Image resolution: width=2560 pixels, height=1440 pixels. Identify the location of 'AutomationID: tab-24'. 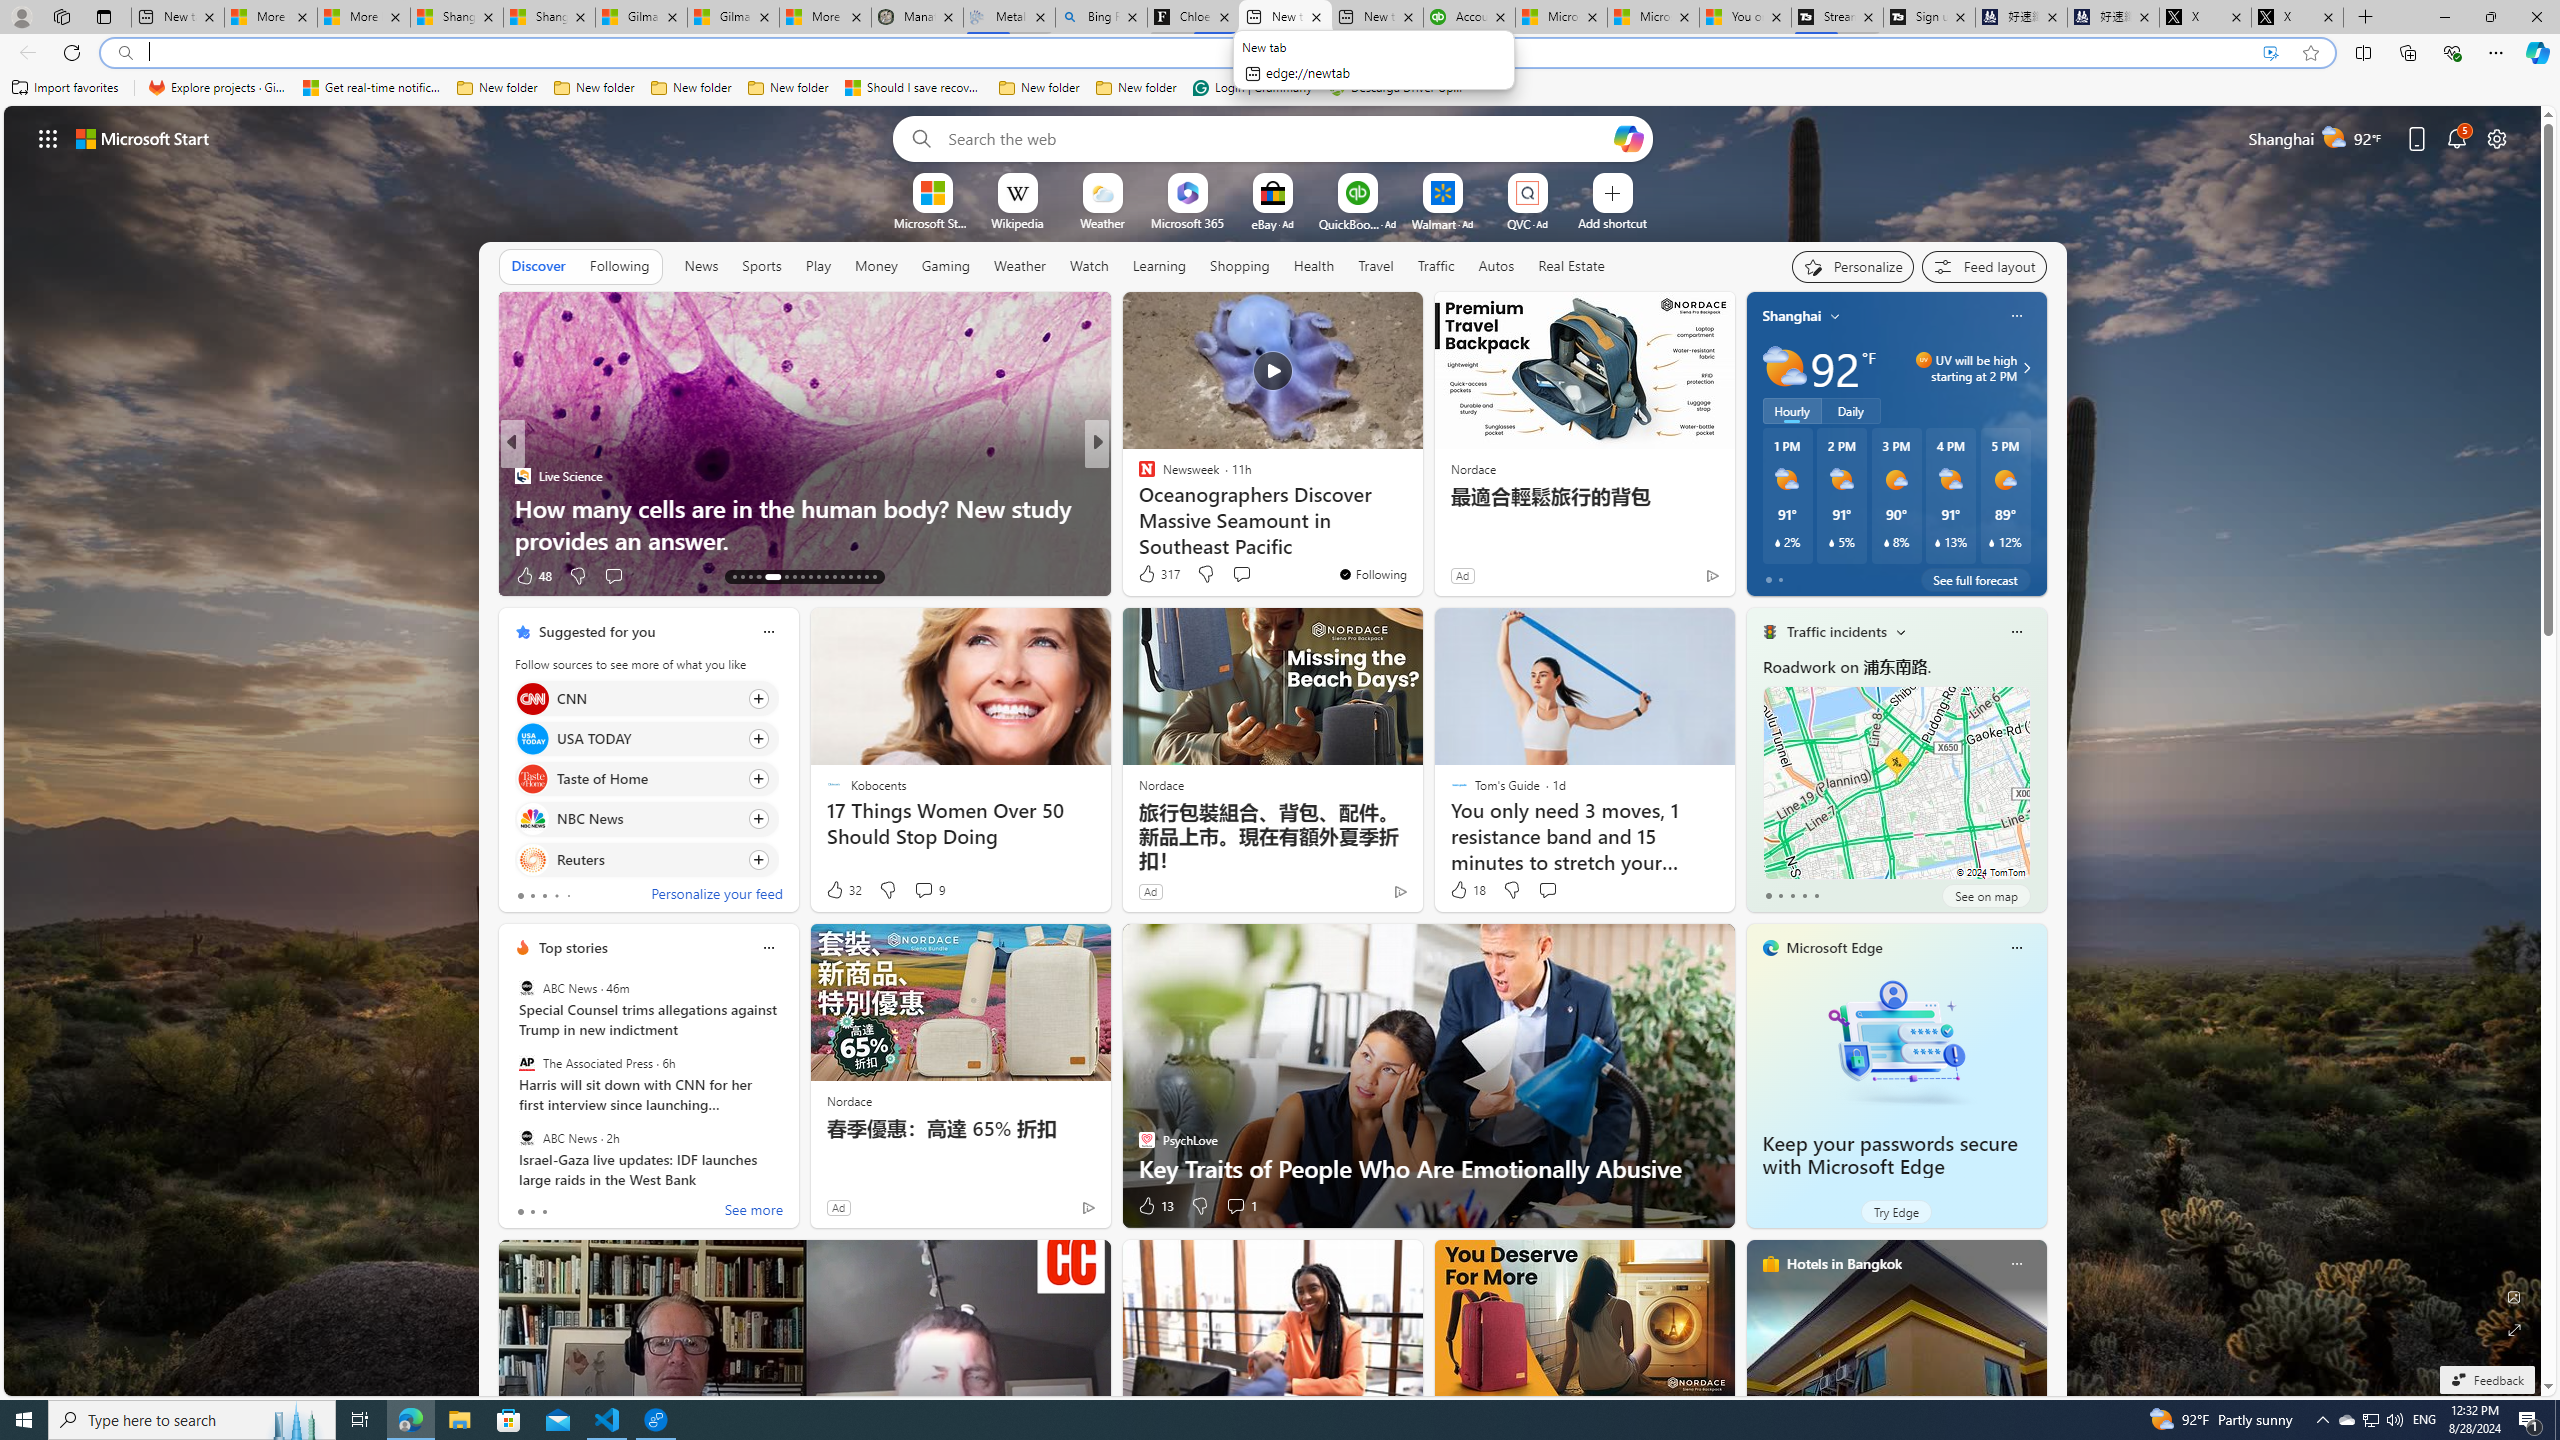
(833, 577).